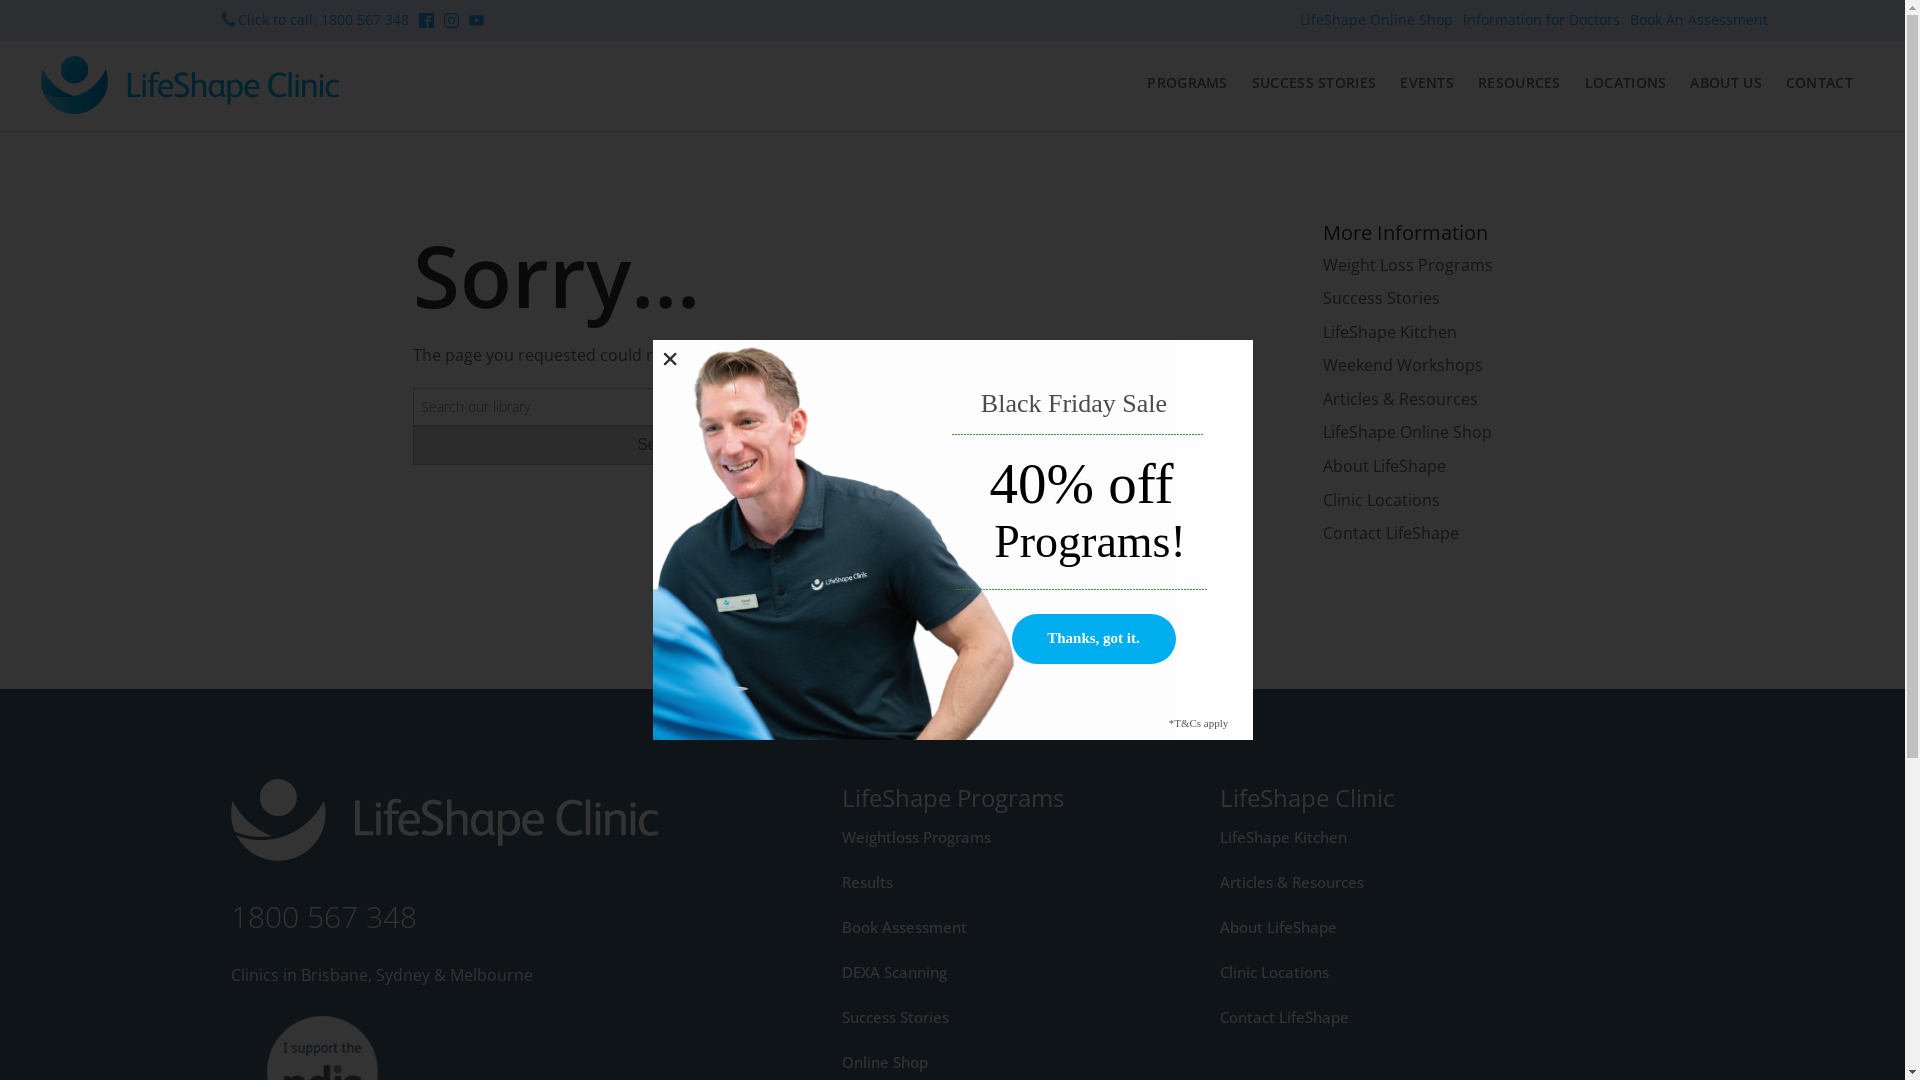  Describe the element at coordinates (1776, 82) in the screenshot. I see `'CONTACT'` at that location.